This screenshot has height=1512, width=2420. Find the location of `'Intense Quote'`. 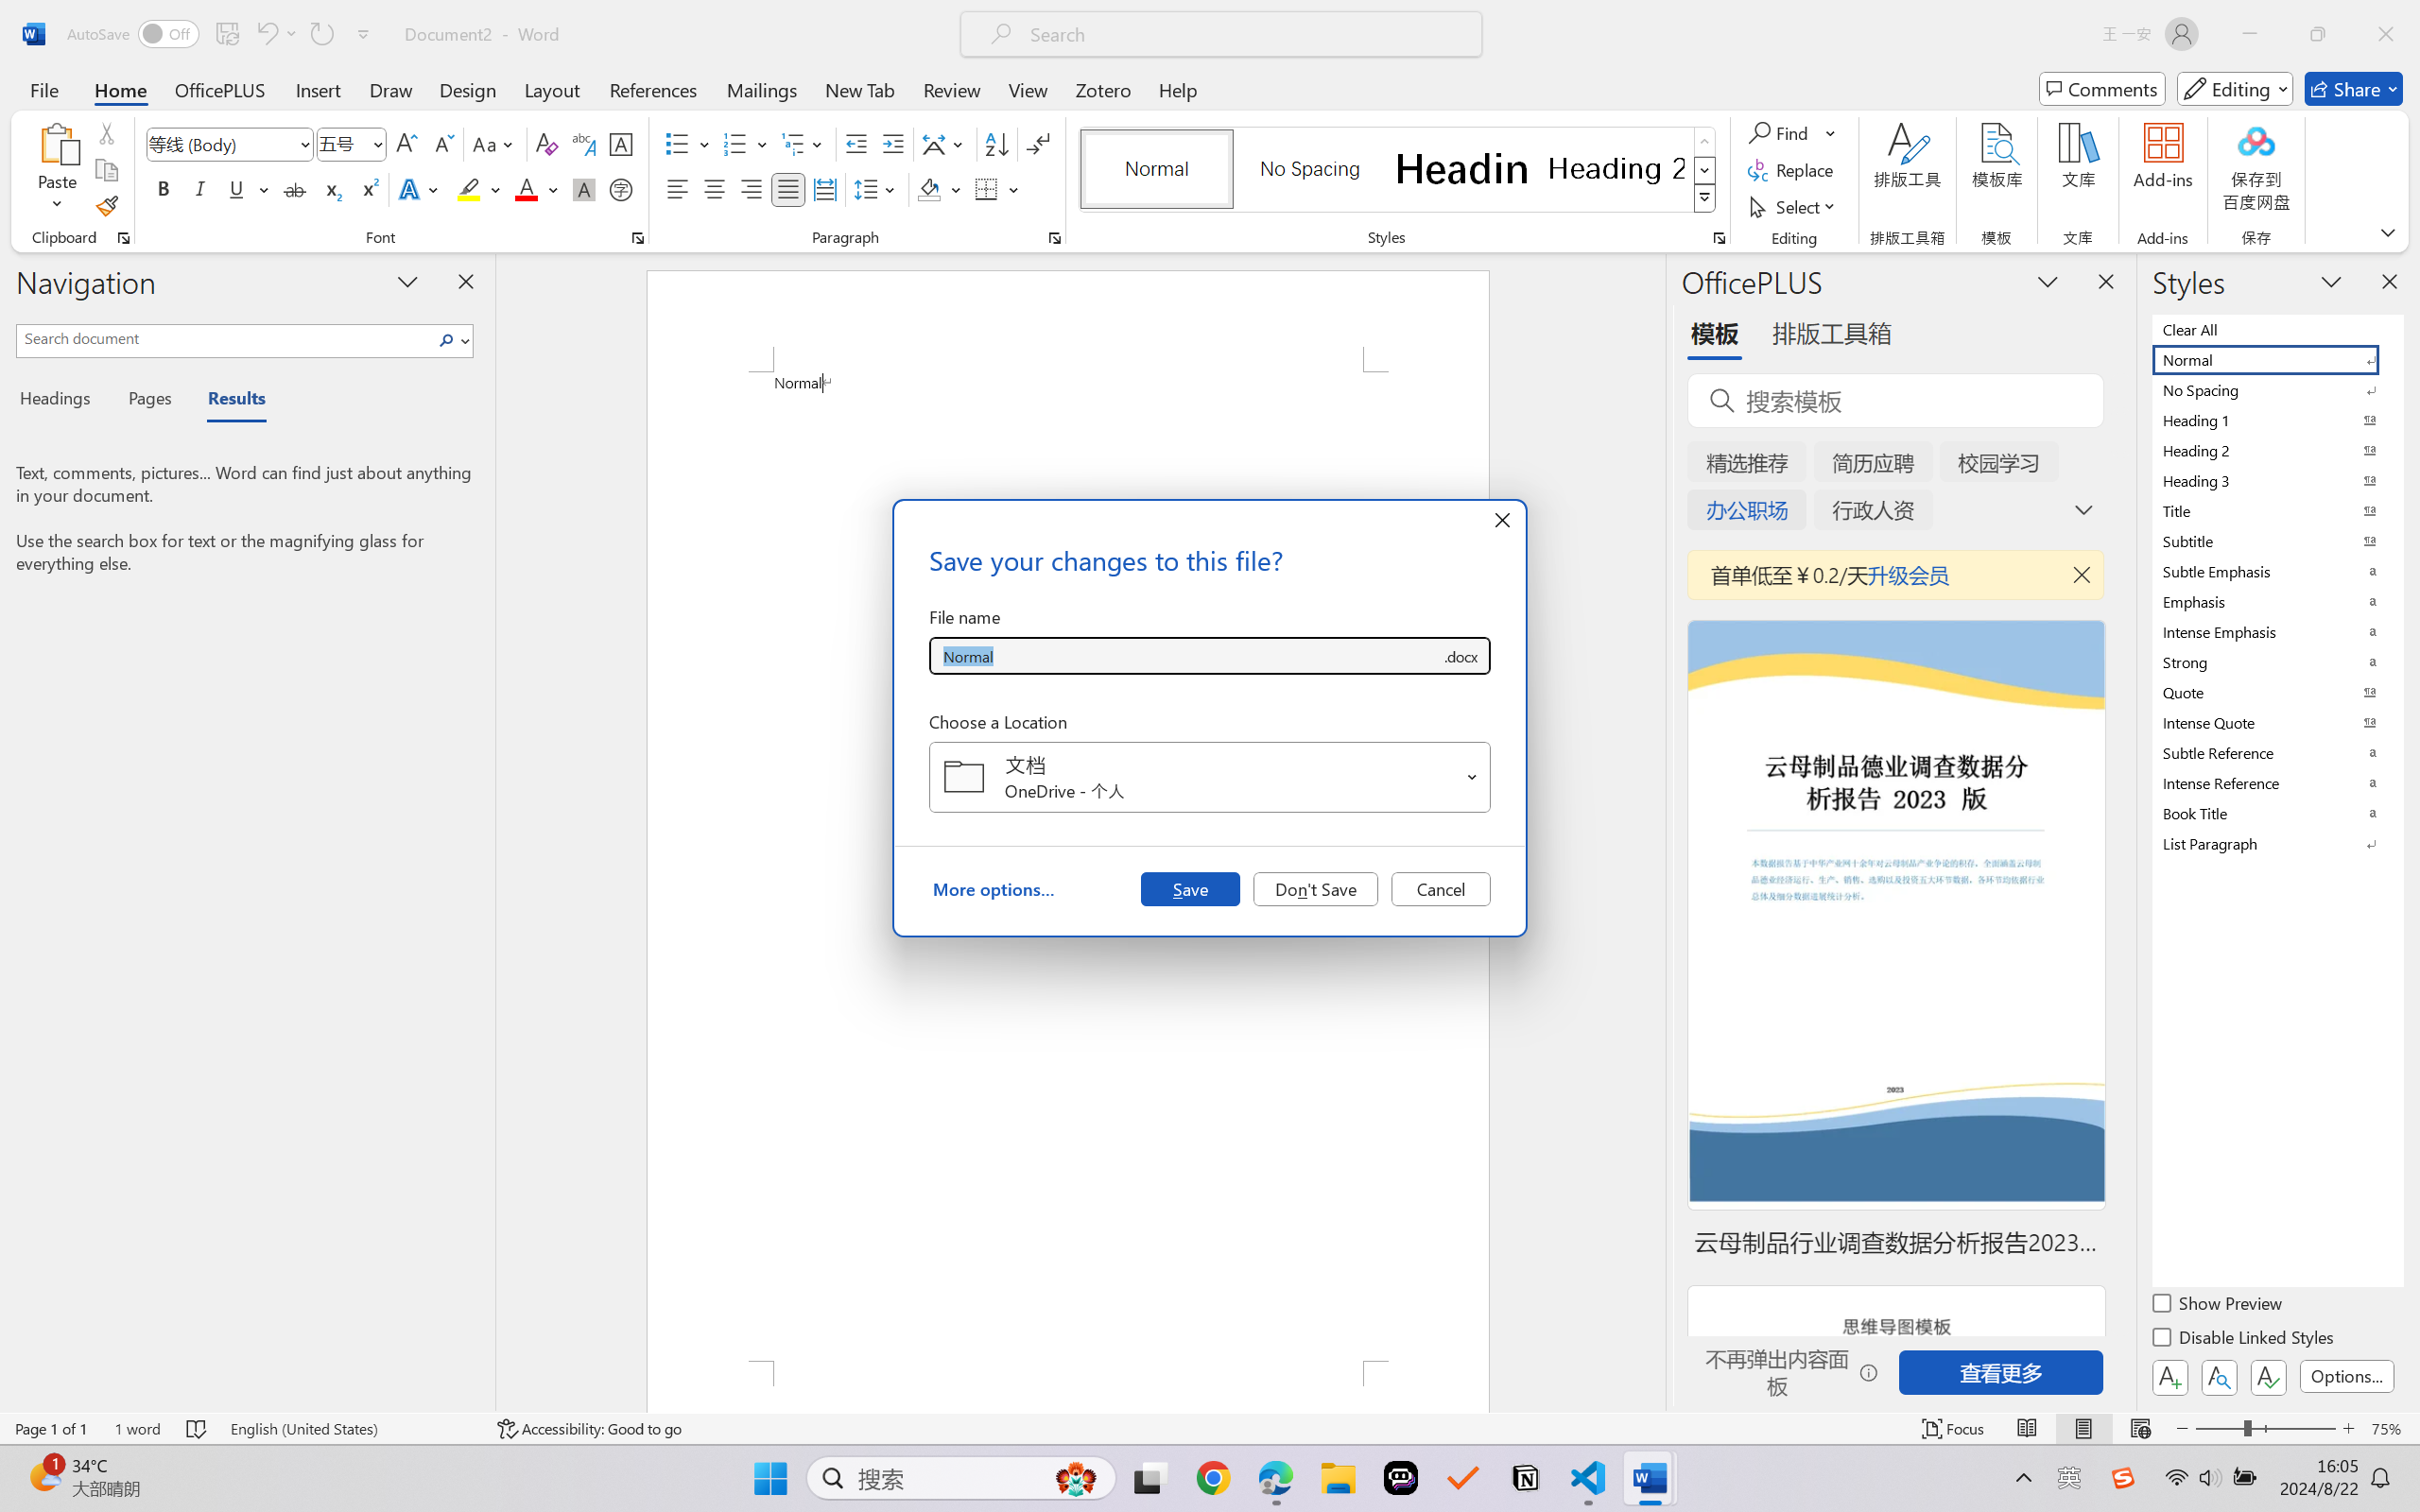

'Intense Quote' is located at coordinates (2275, 722).